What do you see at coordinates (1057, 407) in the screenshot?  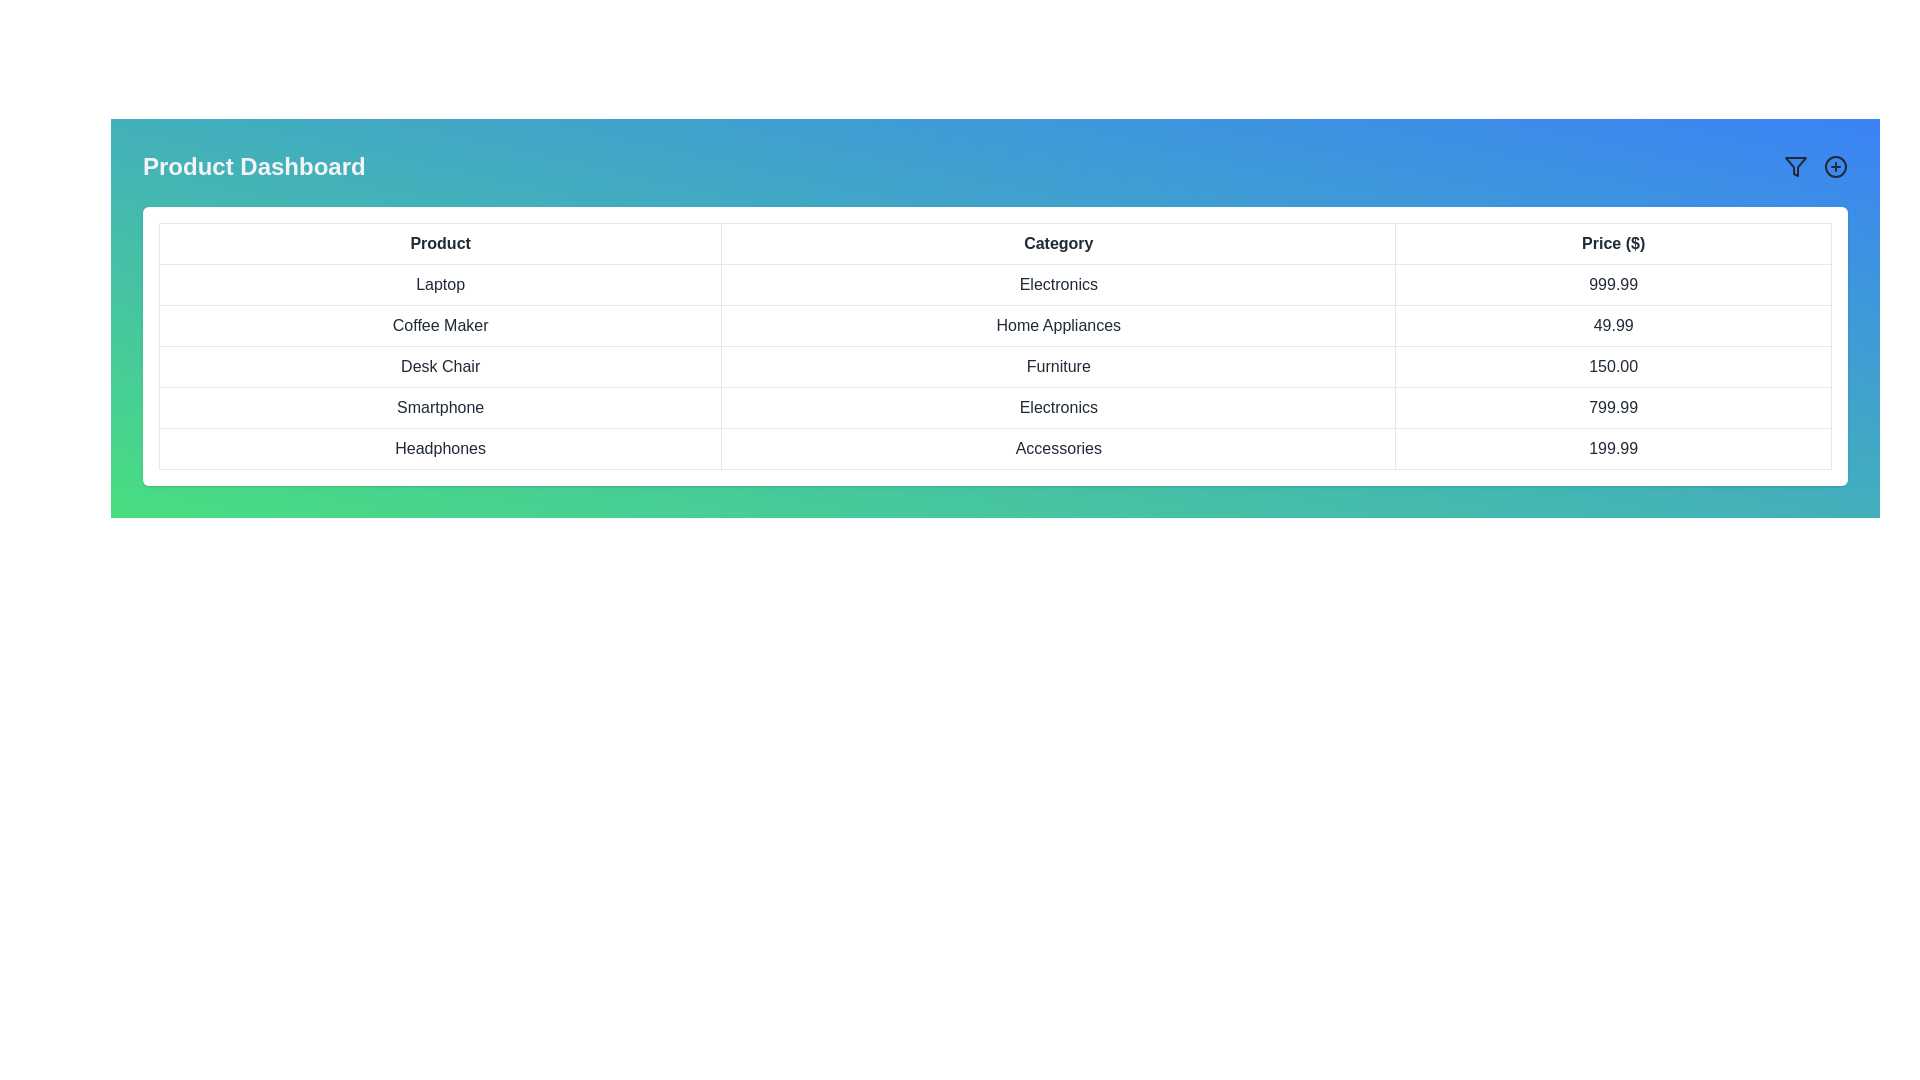 I see `text content of the Table Cell containing 'Electronics', which is styled with padding and a bordered outline, located in the second column of the row for the 'Smartphone' product entry` at bounding box center [1057, 407].